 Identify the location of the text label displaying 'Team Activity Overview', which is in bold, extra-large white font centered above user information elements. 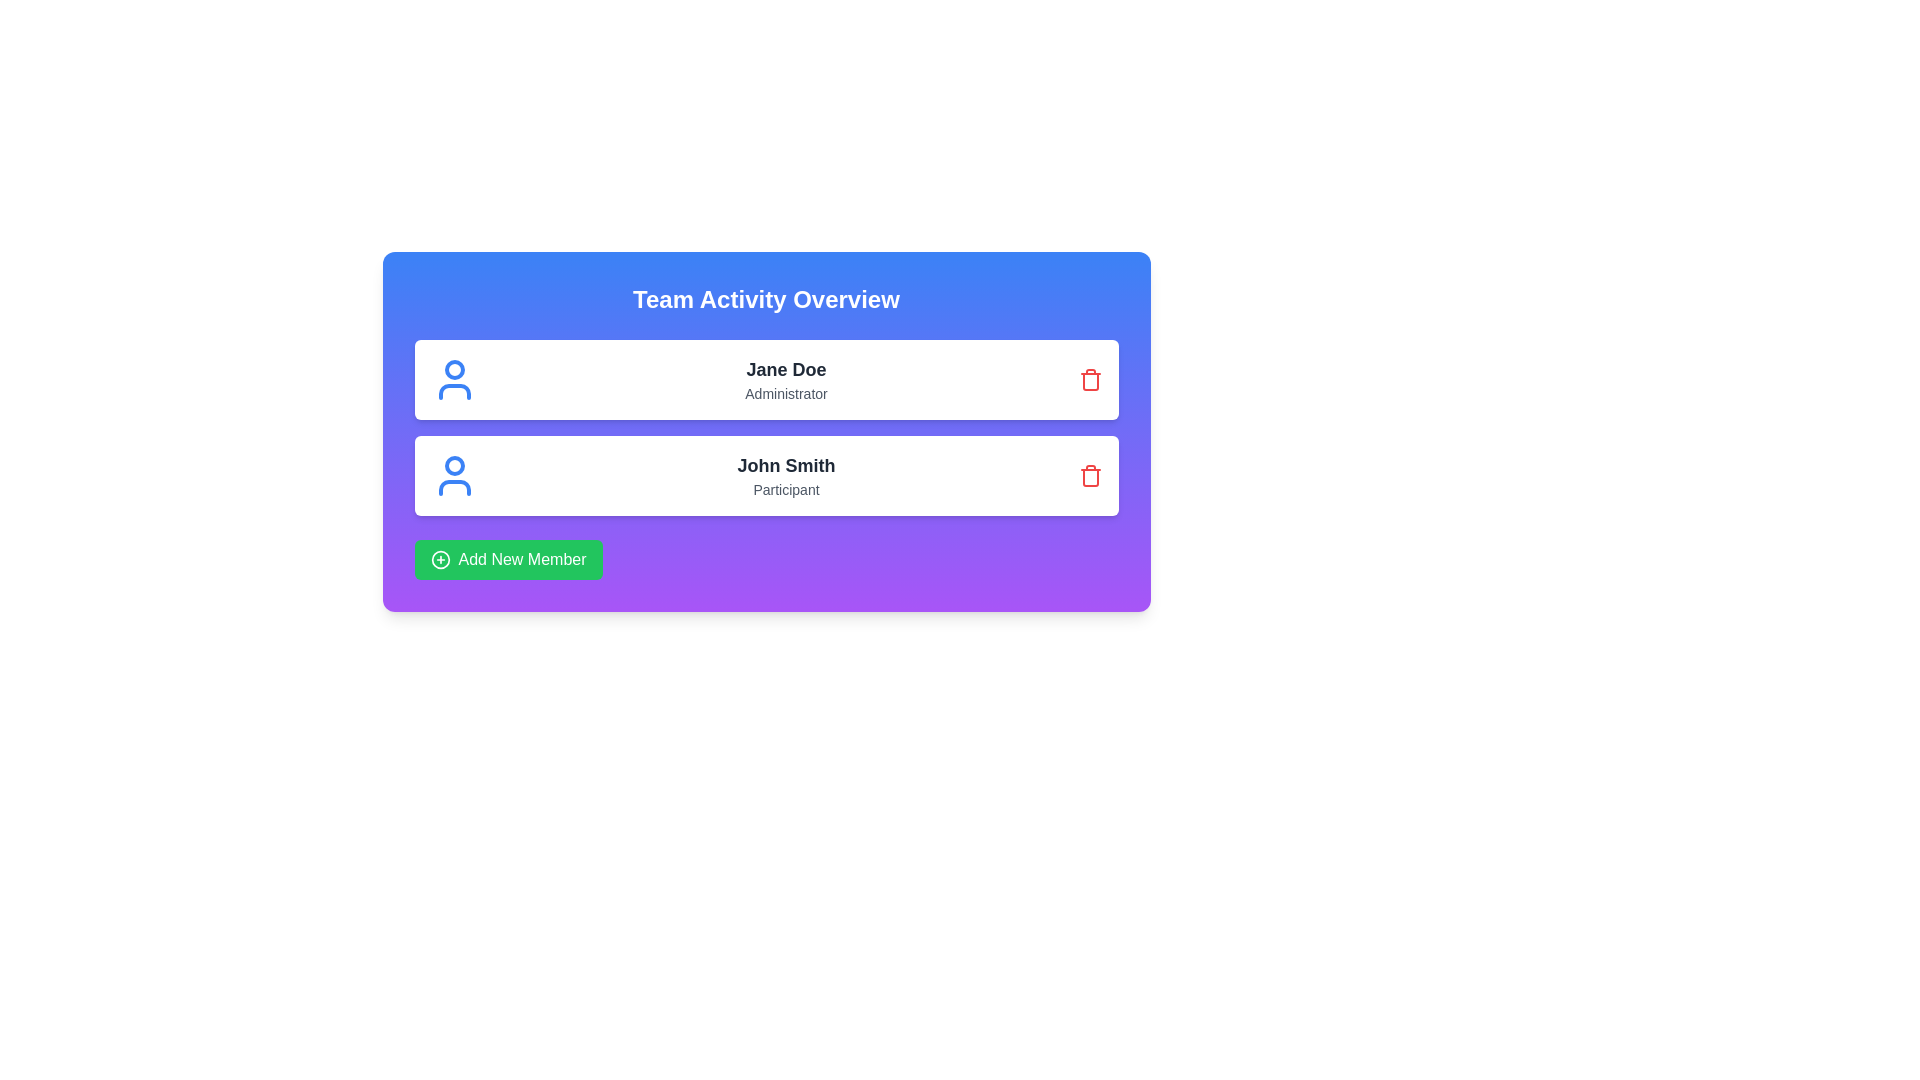
(765, 300).